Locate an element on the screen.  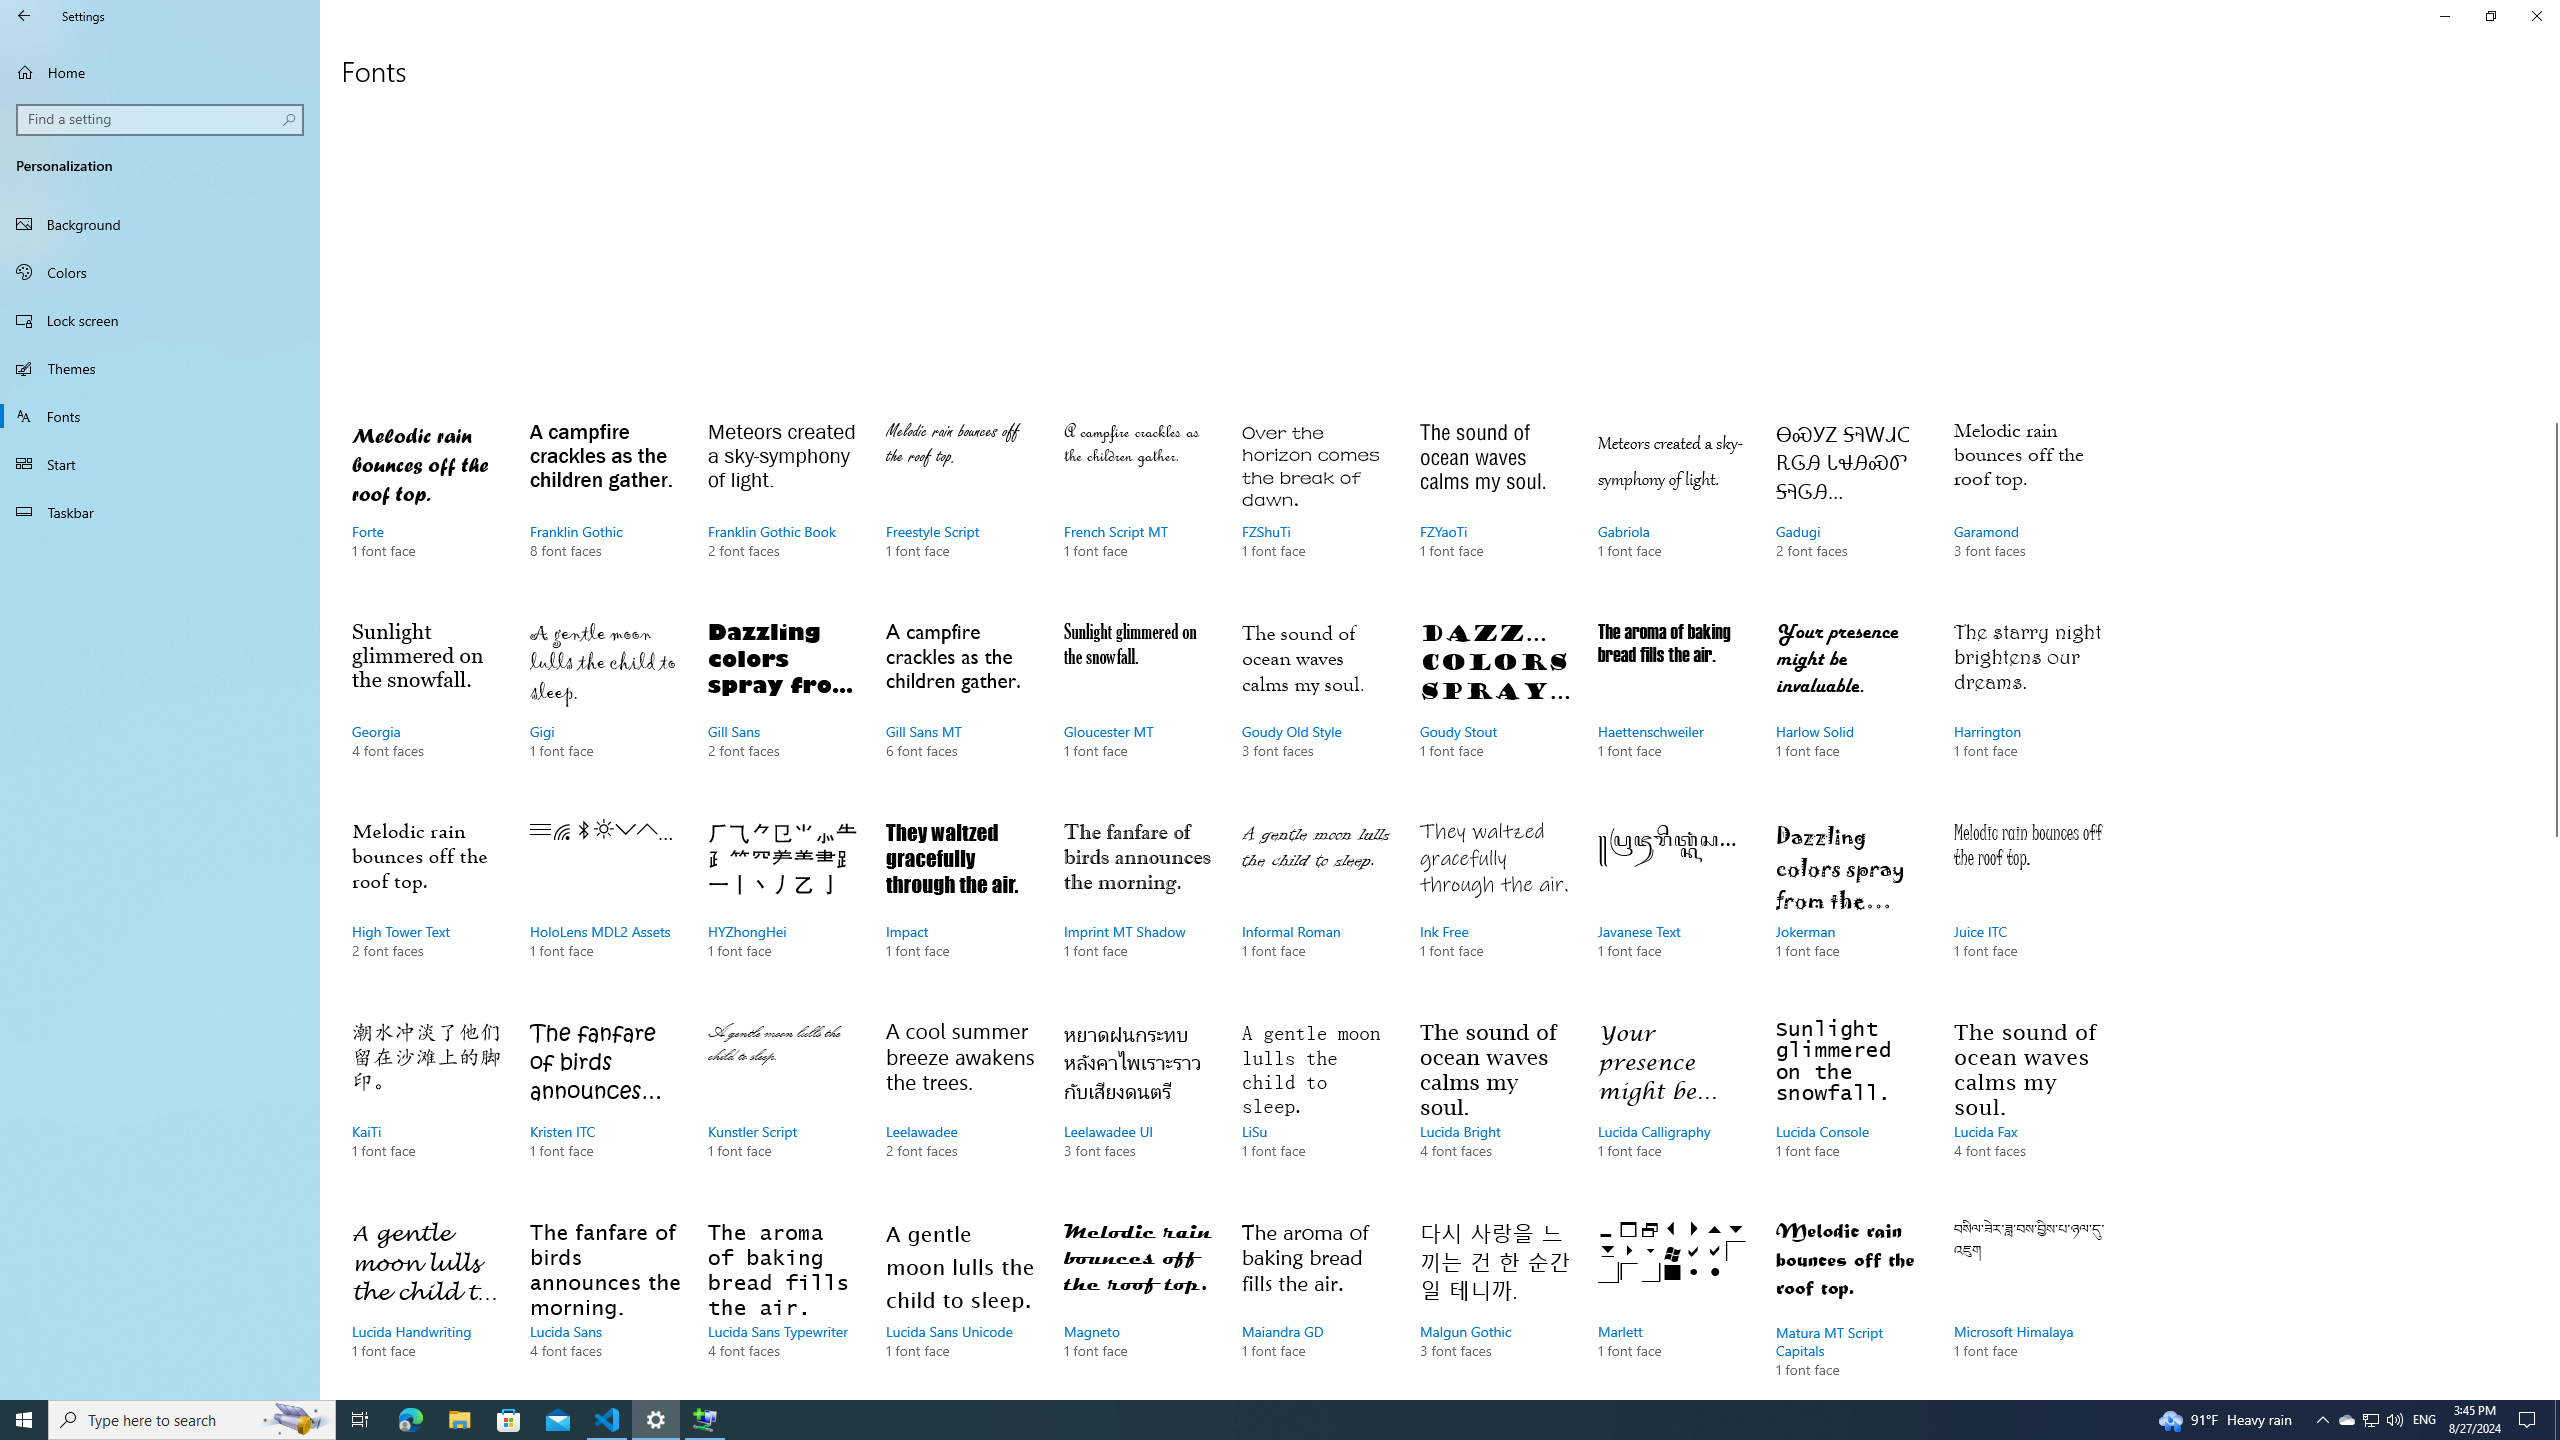
'Leelawadee UI, 3 font faces' is located at coordinates (1138, 1108).